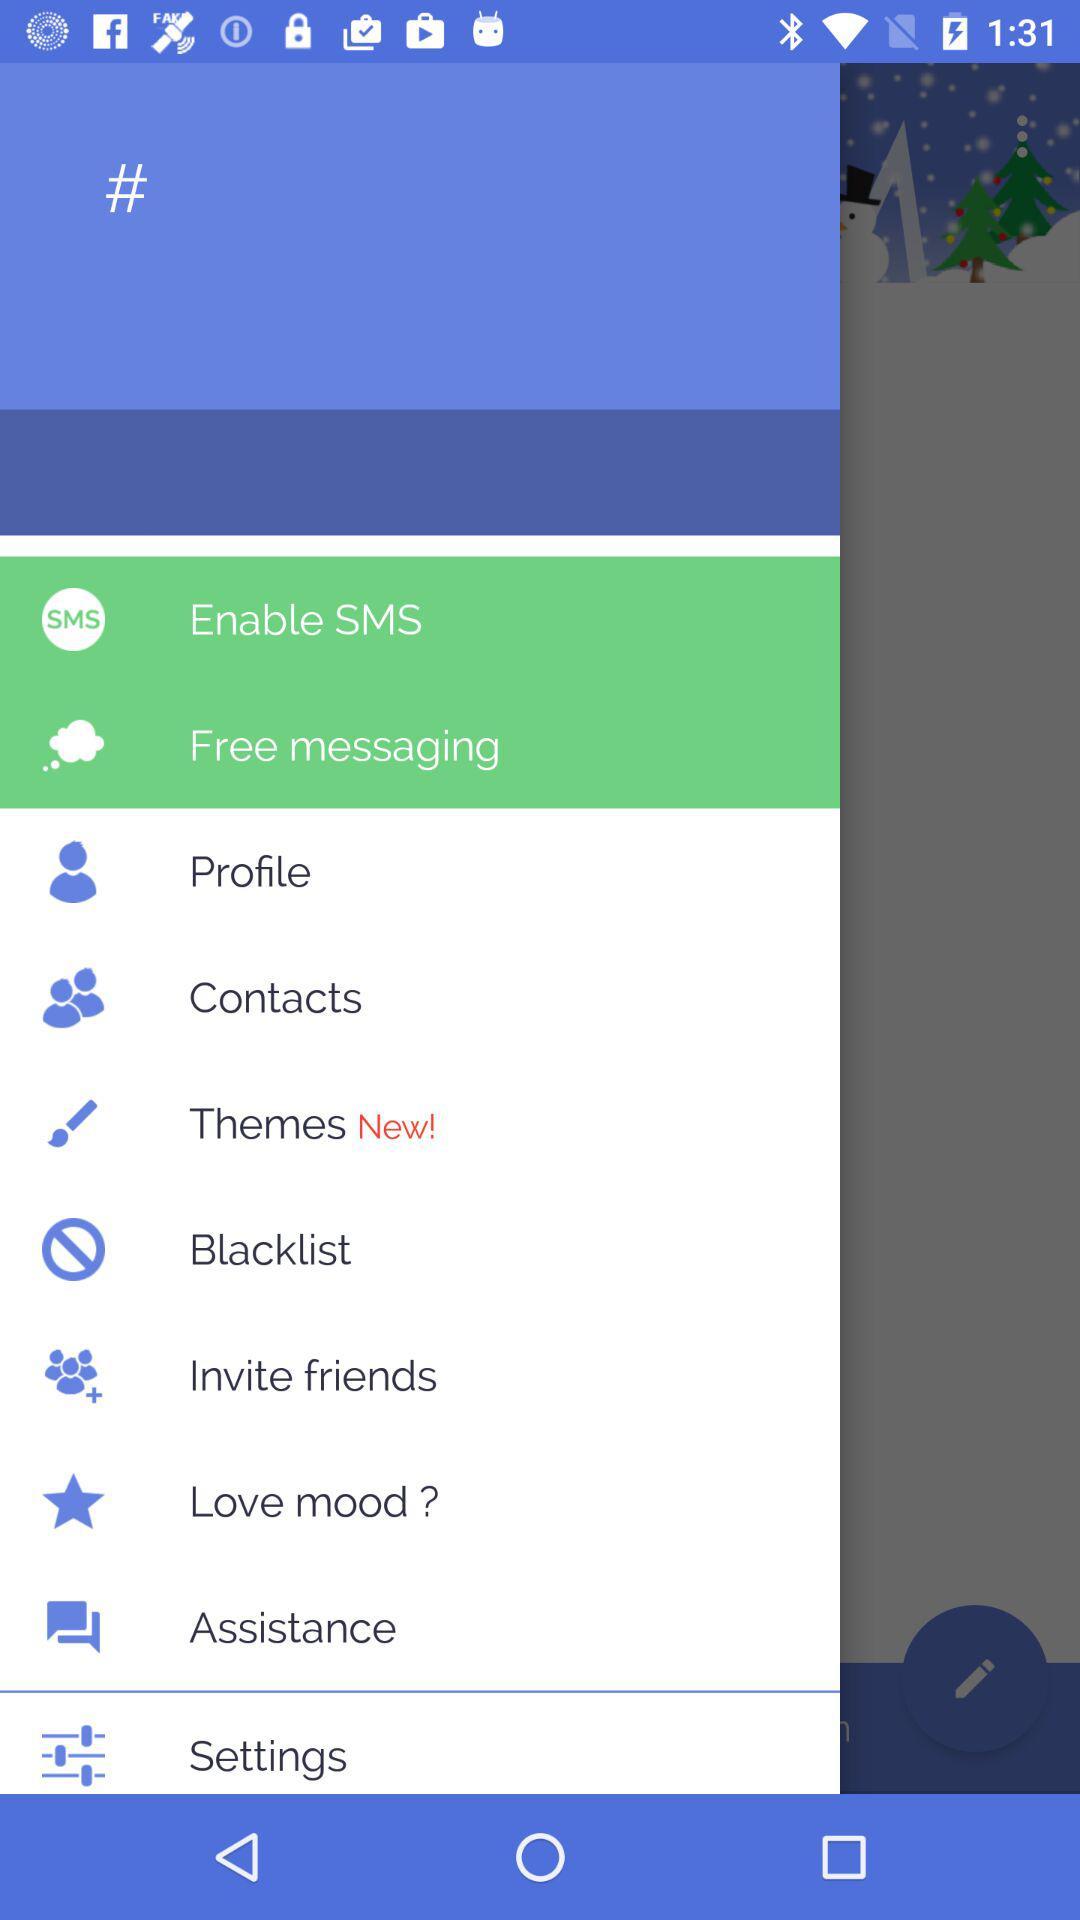 The width and height of the screenshot is (1080, 1920). What do you see at coordinates (72, 1374) in the screenshot?
I see `icon left to the text invite friends` at bounding box center [72, 1374].